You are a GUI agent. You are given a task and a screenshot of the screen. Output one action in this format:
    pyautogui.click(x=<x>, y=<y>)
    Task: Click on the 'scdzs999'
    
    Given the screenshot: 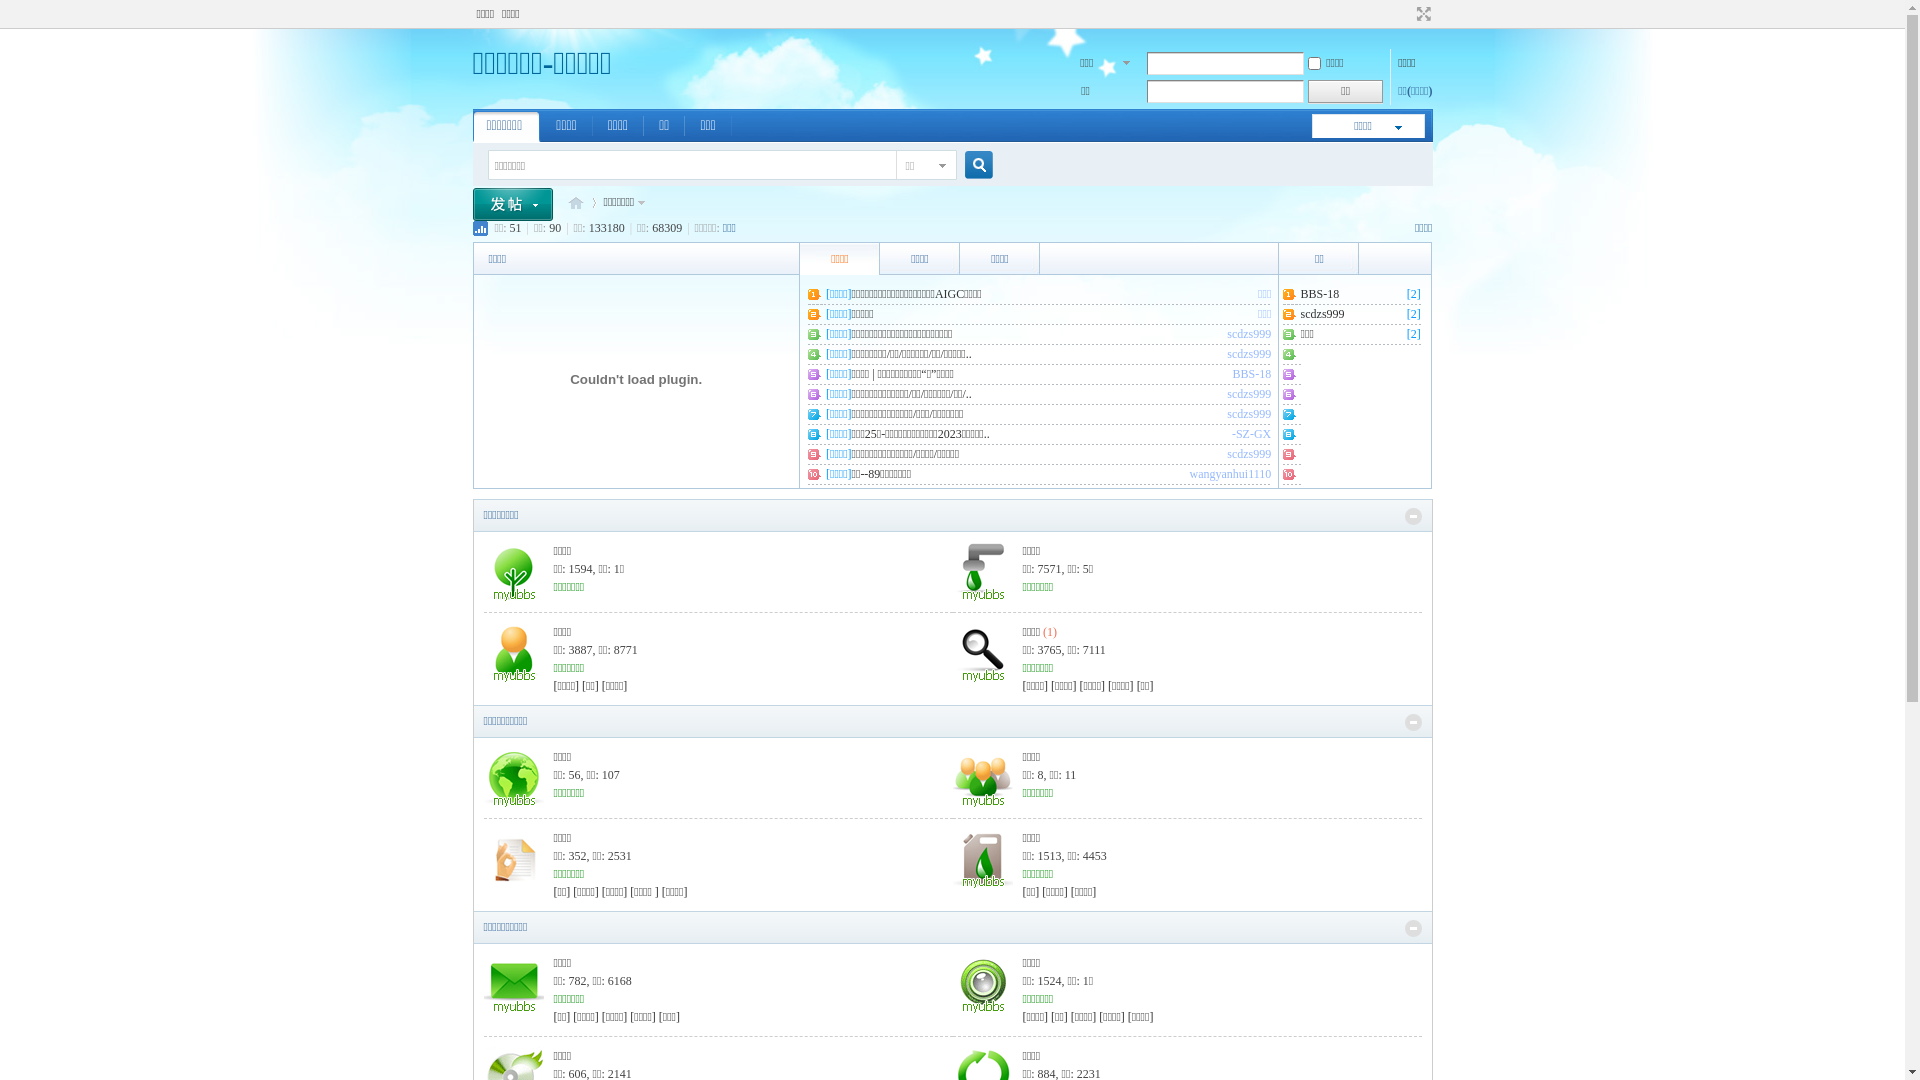 What is the action you would take?
    pyautogui.click(x=1300, y=313)
    